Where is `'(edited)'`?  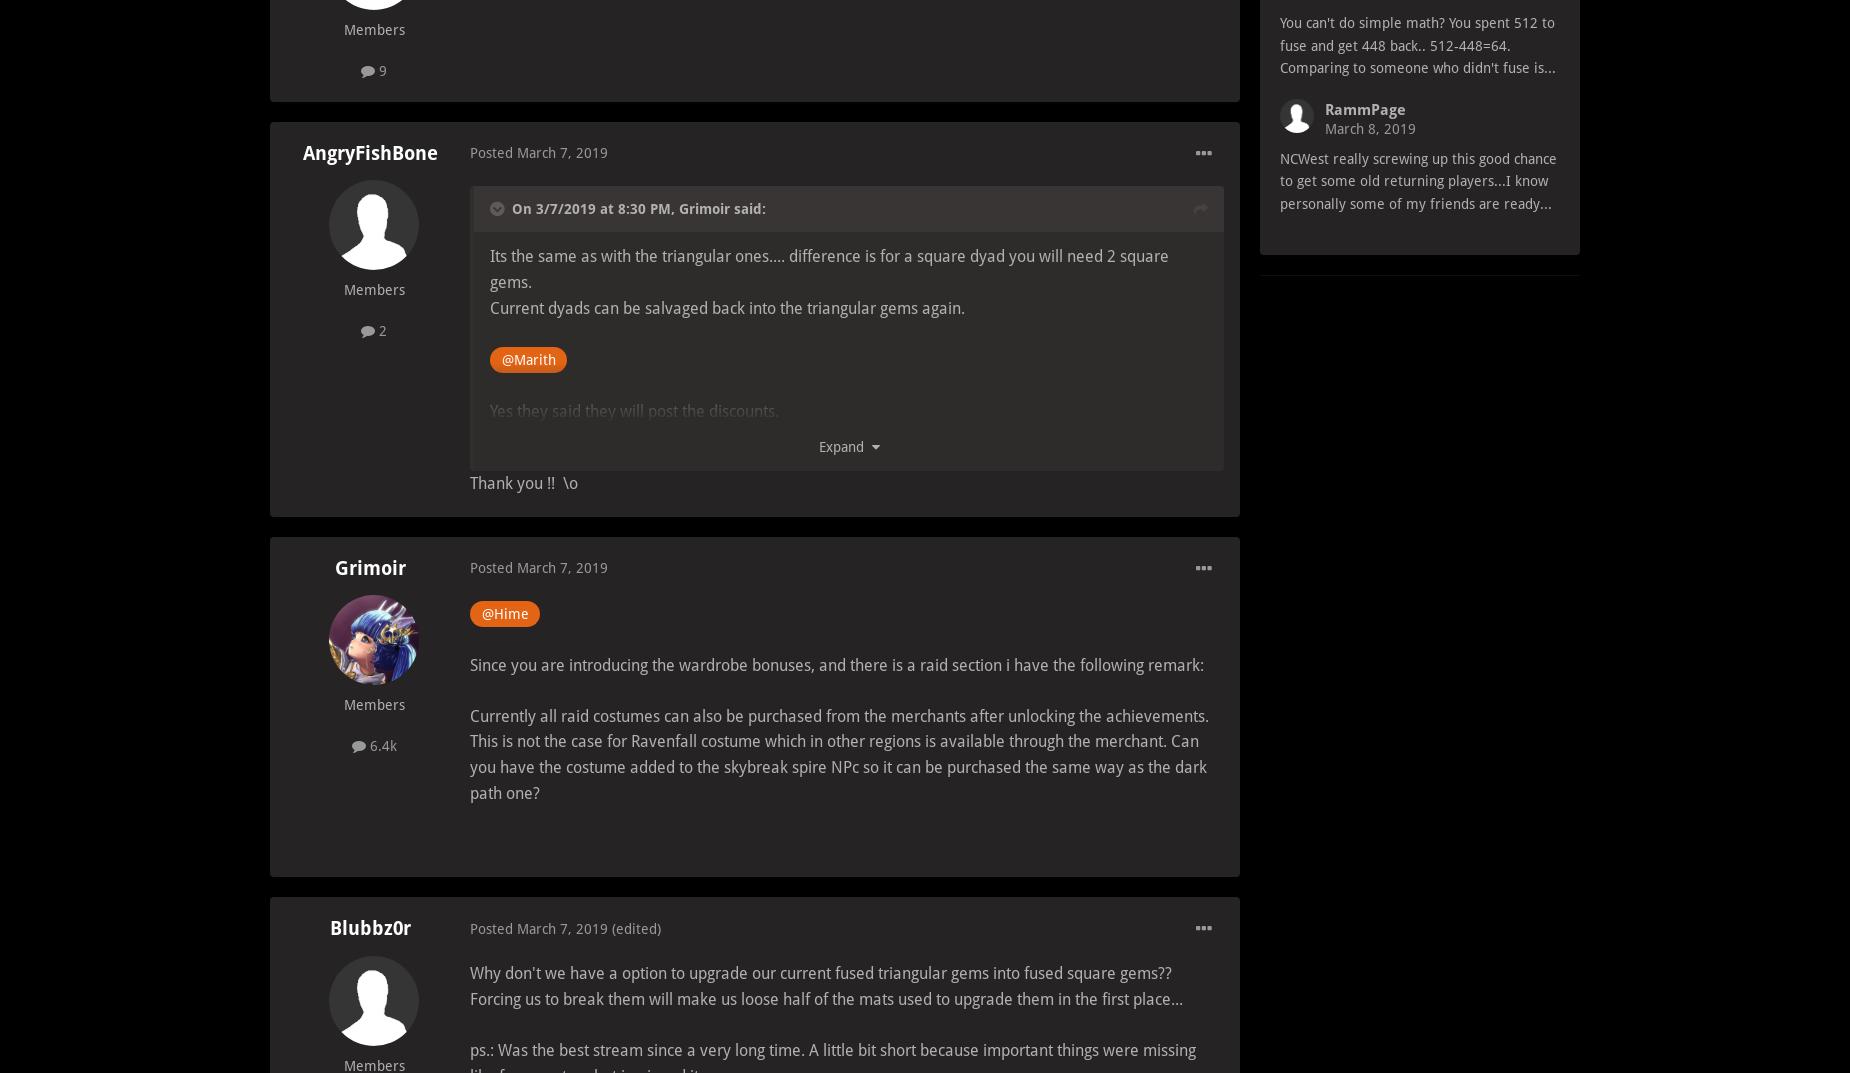
'(edited)' is located at coordinates (636, 928).